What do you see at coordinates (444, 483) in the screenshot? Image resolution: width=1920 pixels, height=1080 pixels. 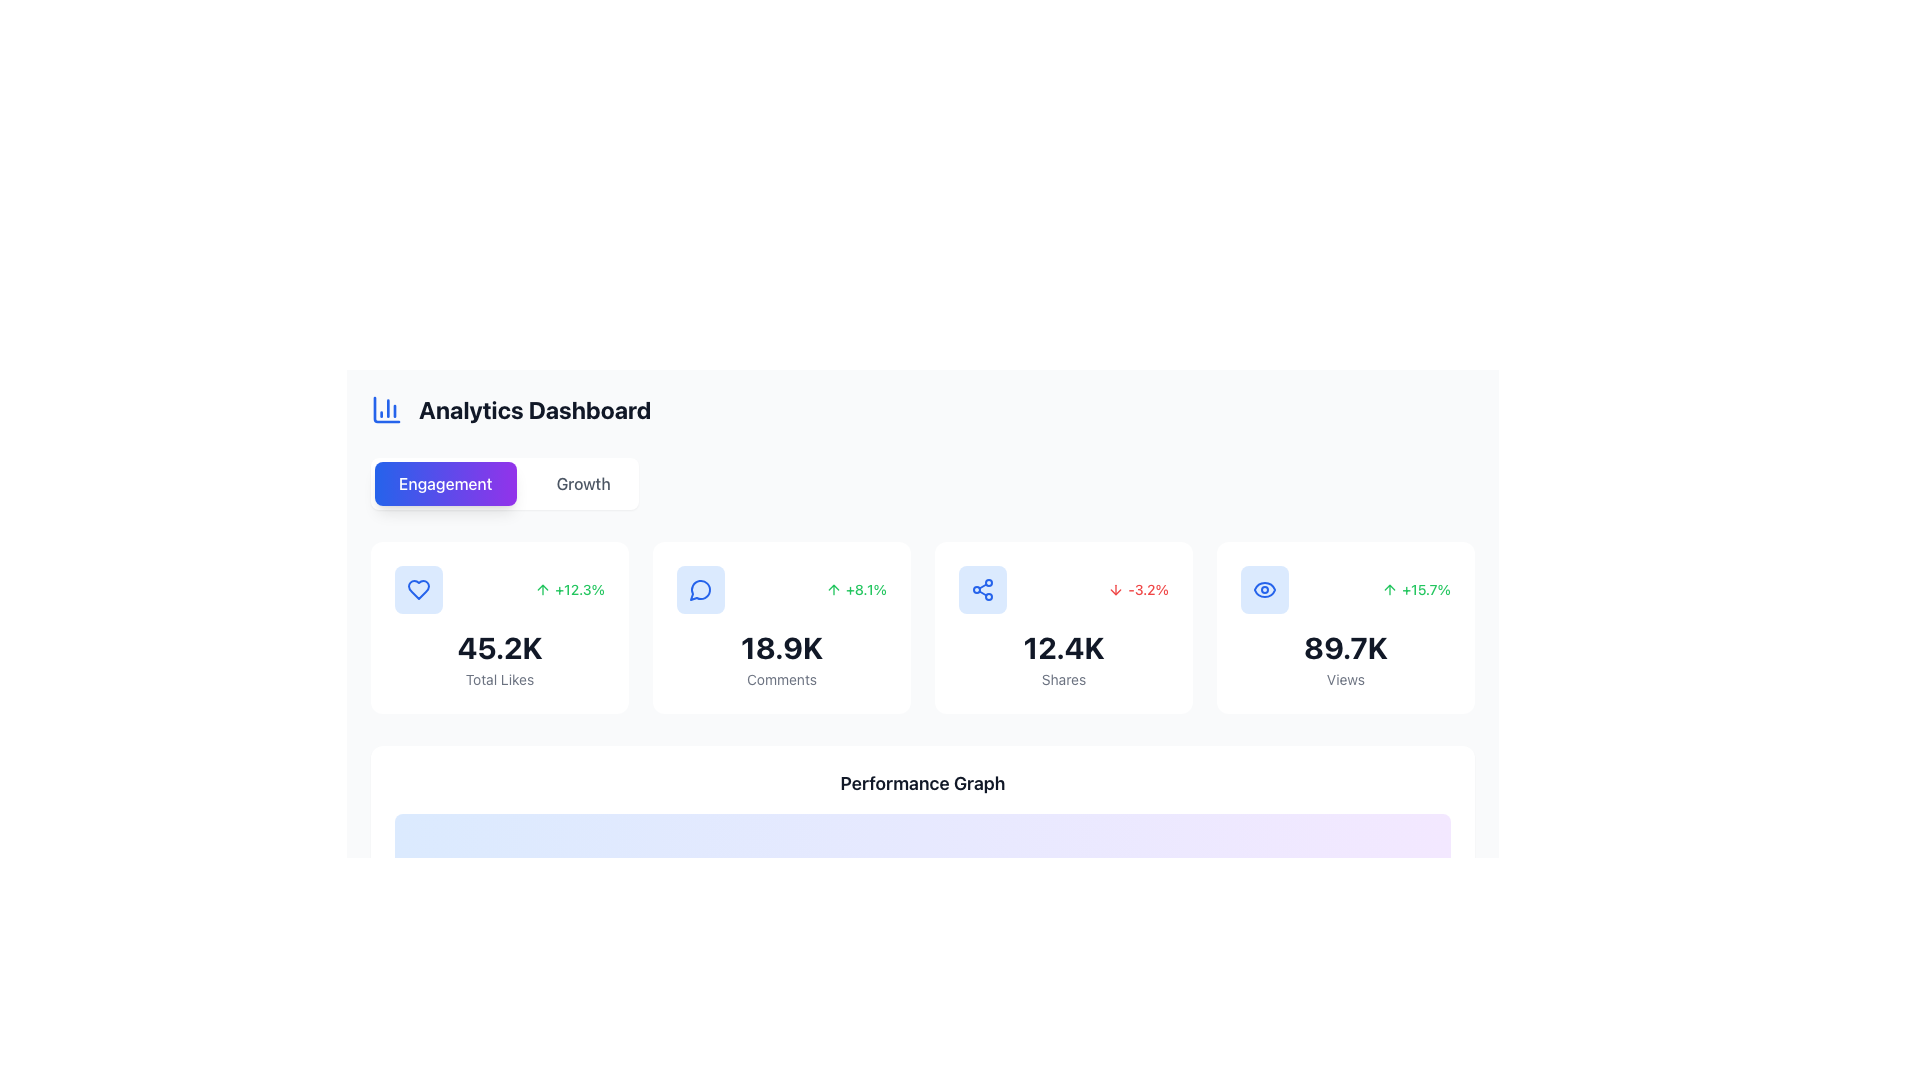 I see `the 'Engagement' button, which is a rounded button with a gradient background from blue to purple and white bold text` at bounding box center [444, 483].